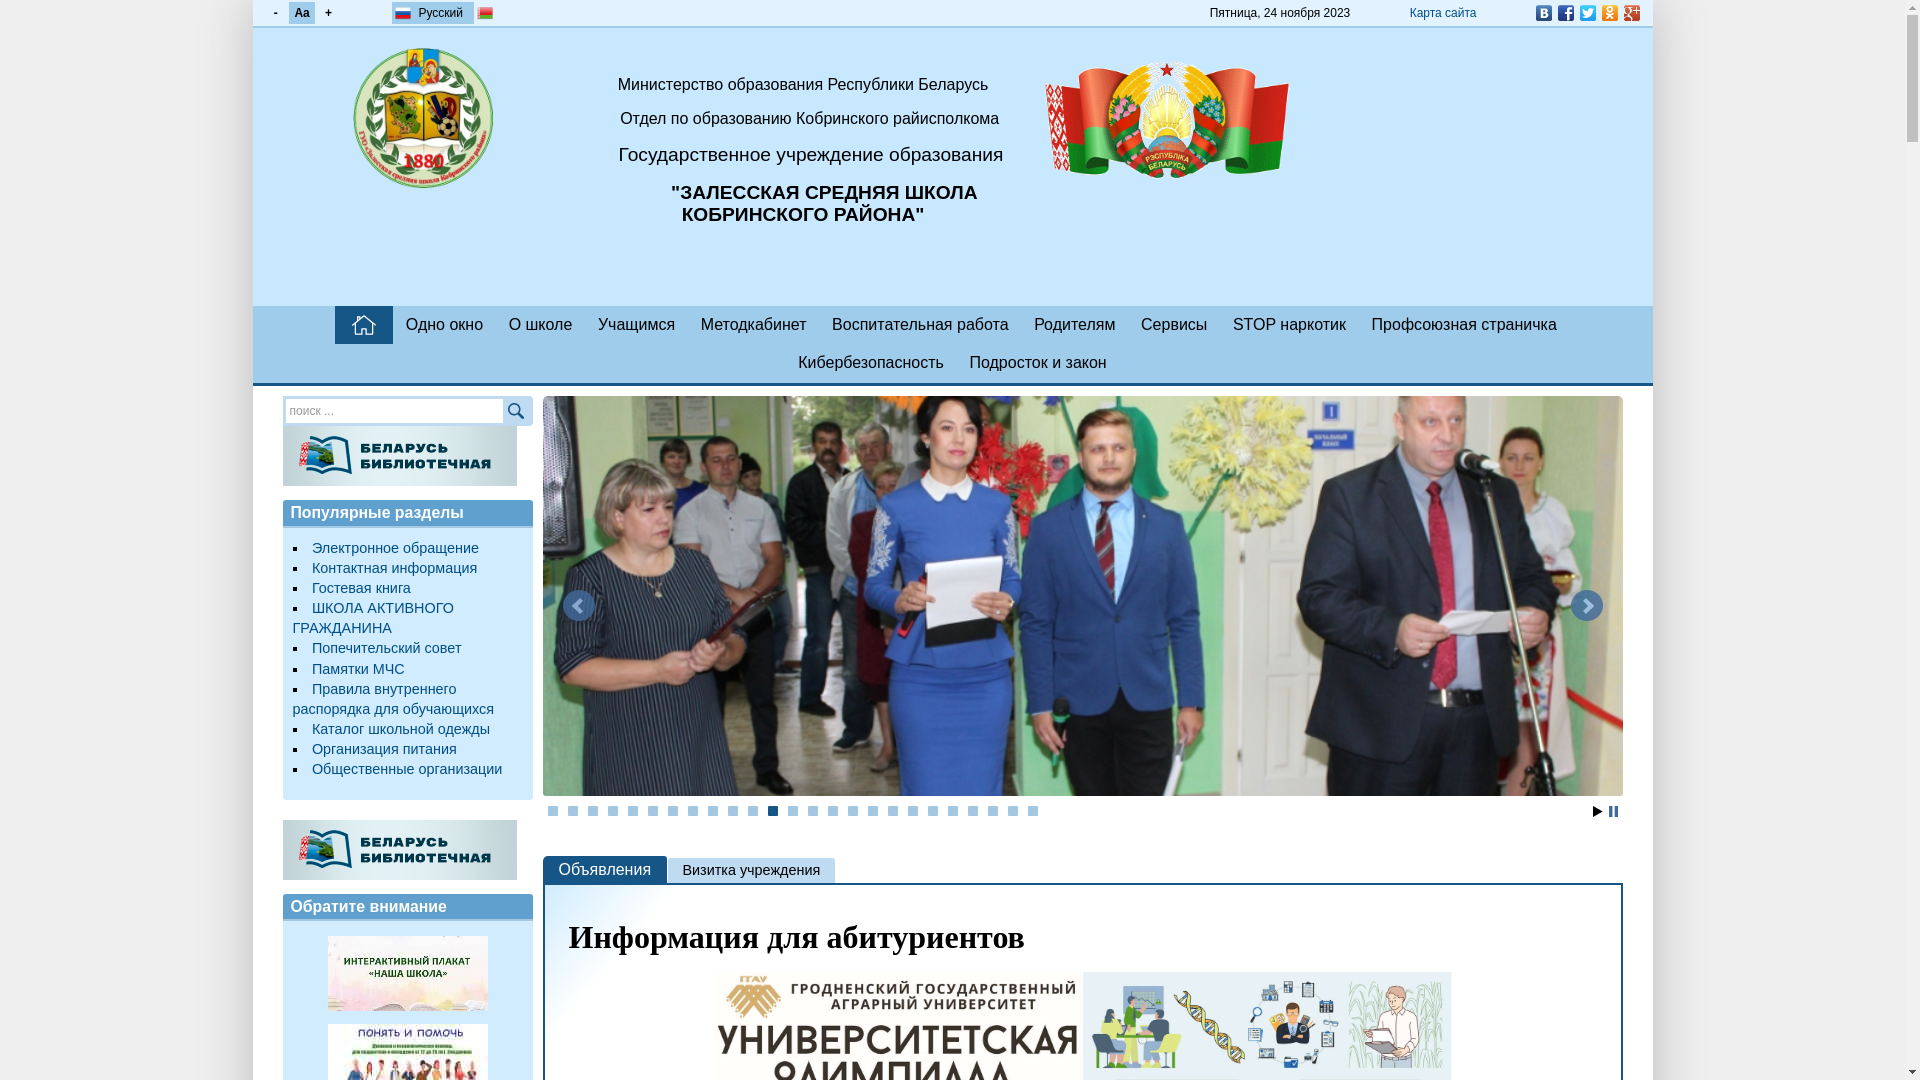 This screenshot has width=1920, height=1080. Describe the element at coordinates (1012, 810) in the screenshot. I see `'24'` at that location.